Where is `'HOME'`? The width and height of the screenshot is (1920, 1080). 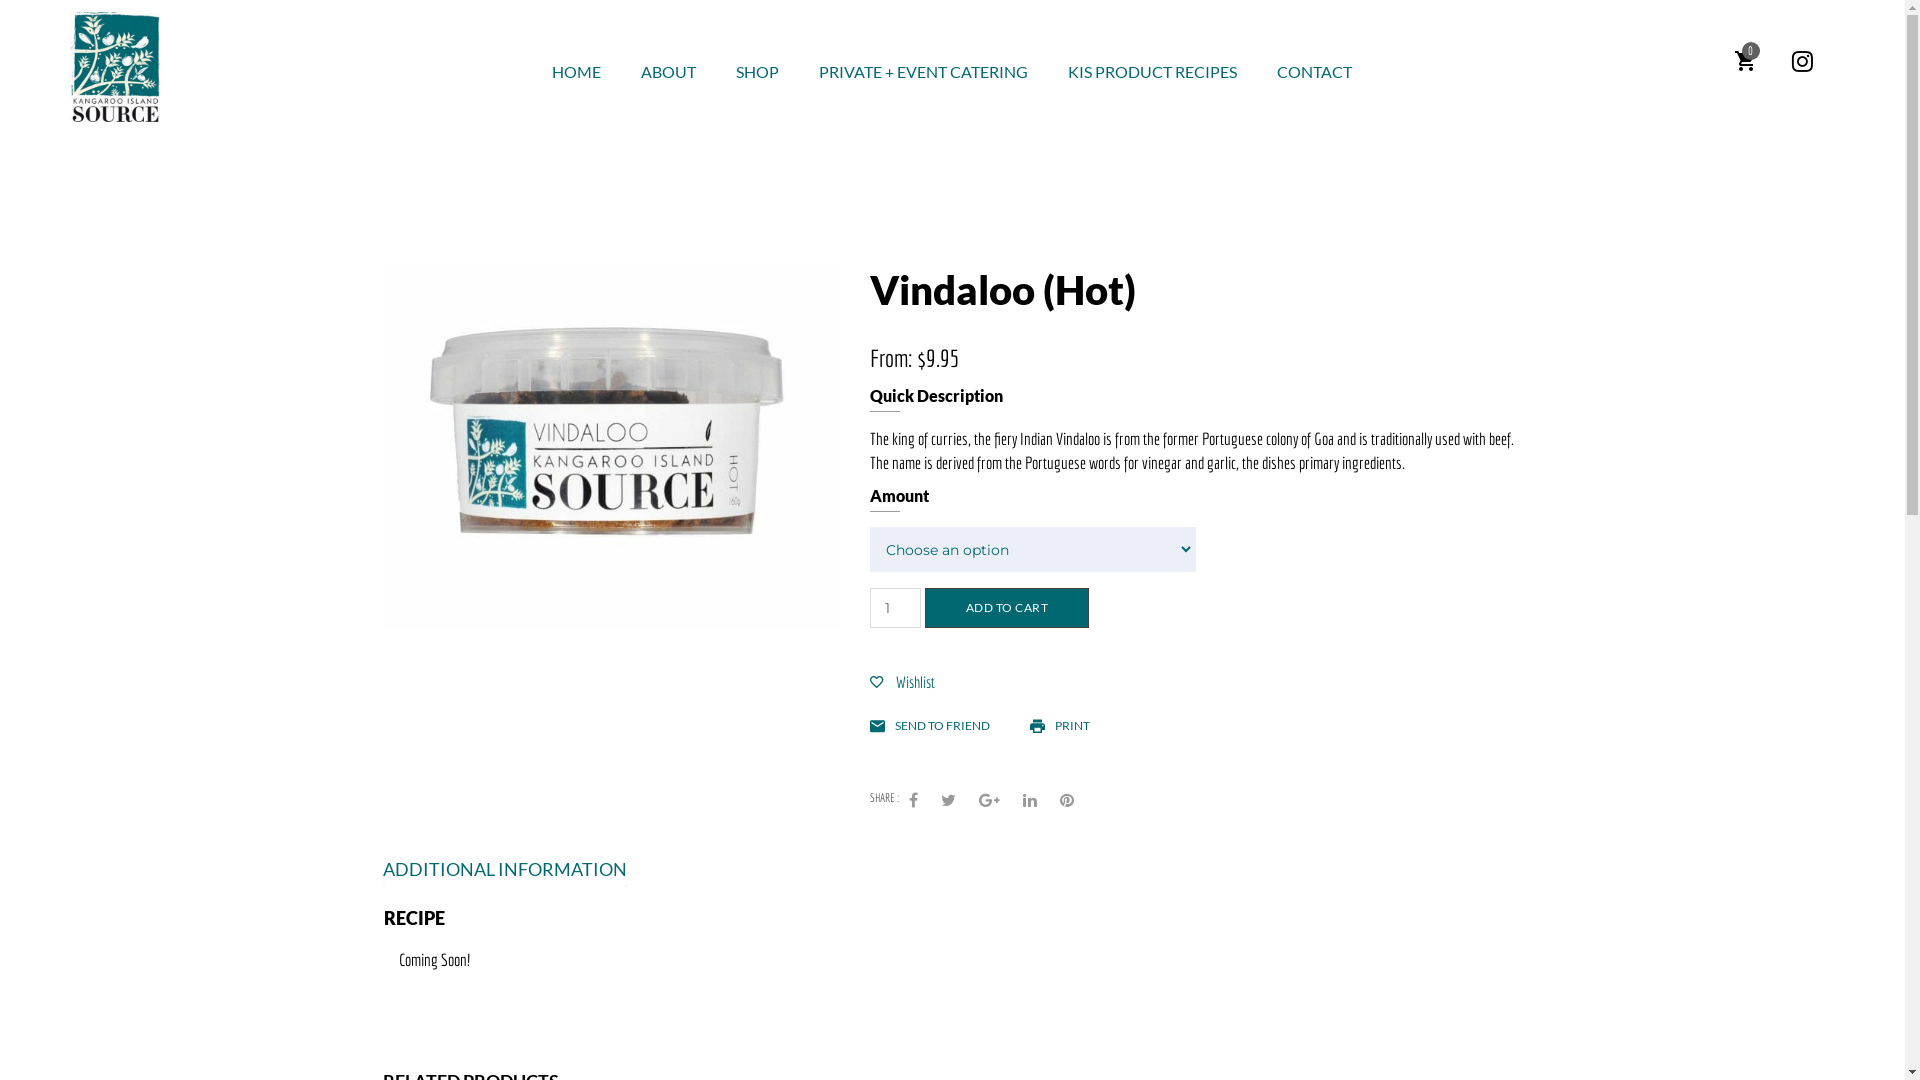 'HOME' is located at coordinates (575, 71).